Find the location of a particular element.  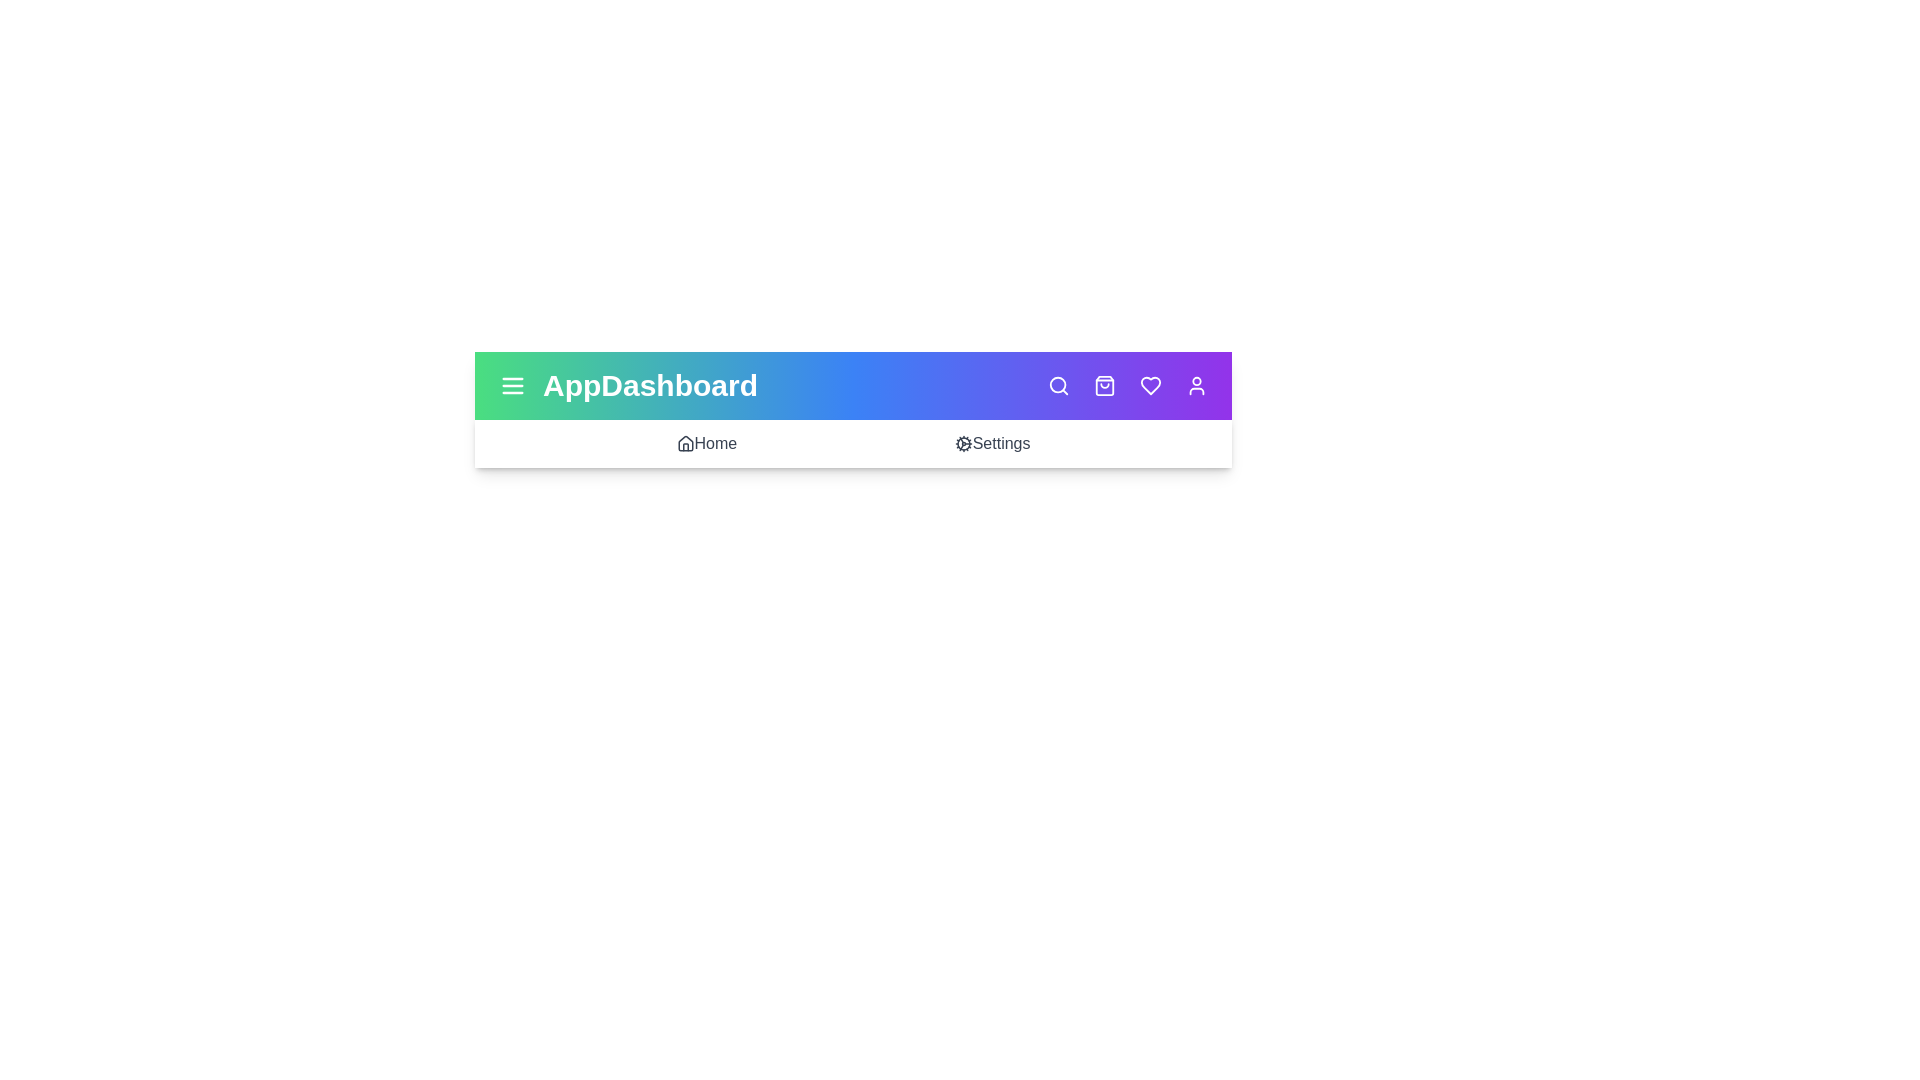

the menu icon to toggle the menu visibility is located at coordinates (513, 385).